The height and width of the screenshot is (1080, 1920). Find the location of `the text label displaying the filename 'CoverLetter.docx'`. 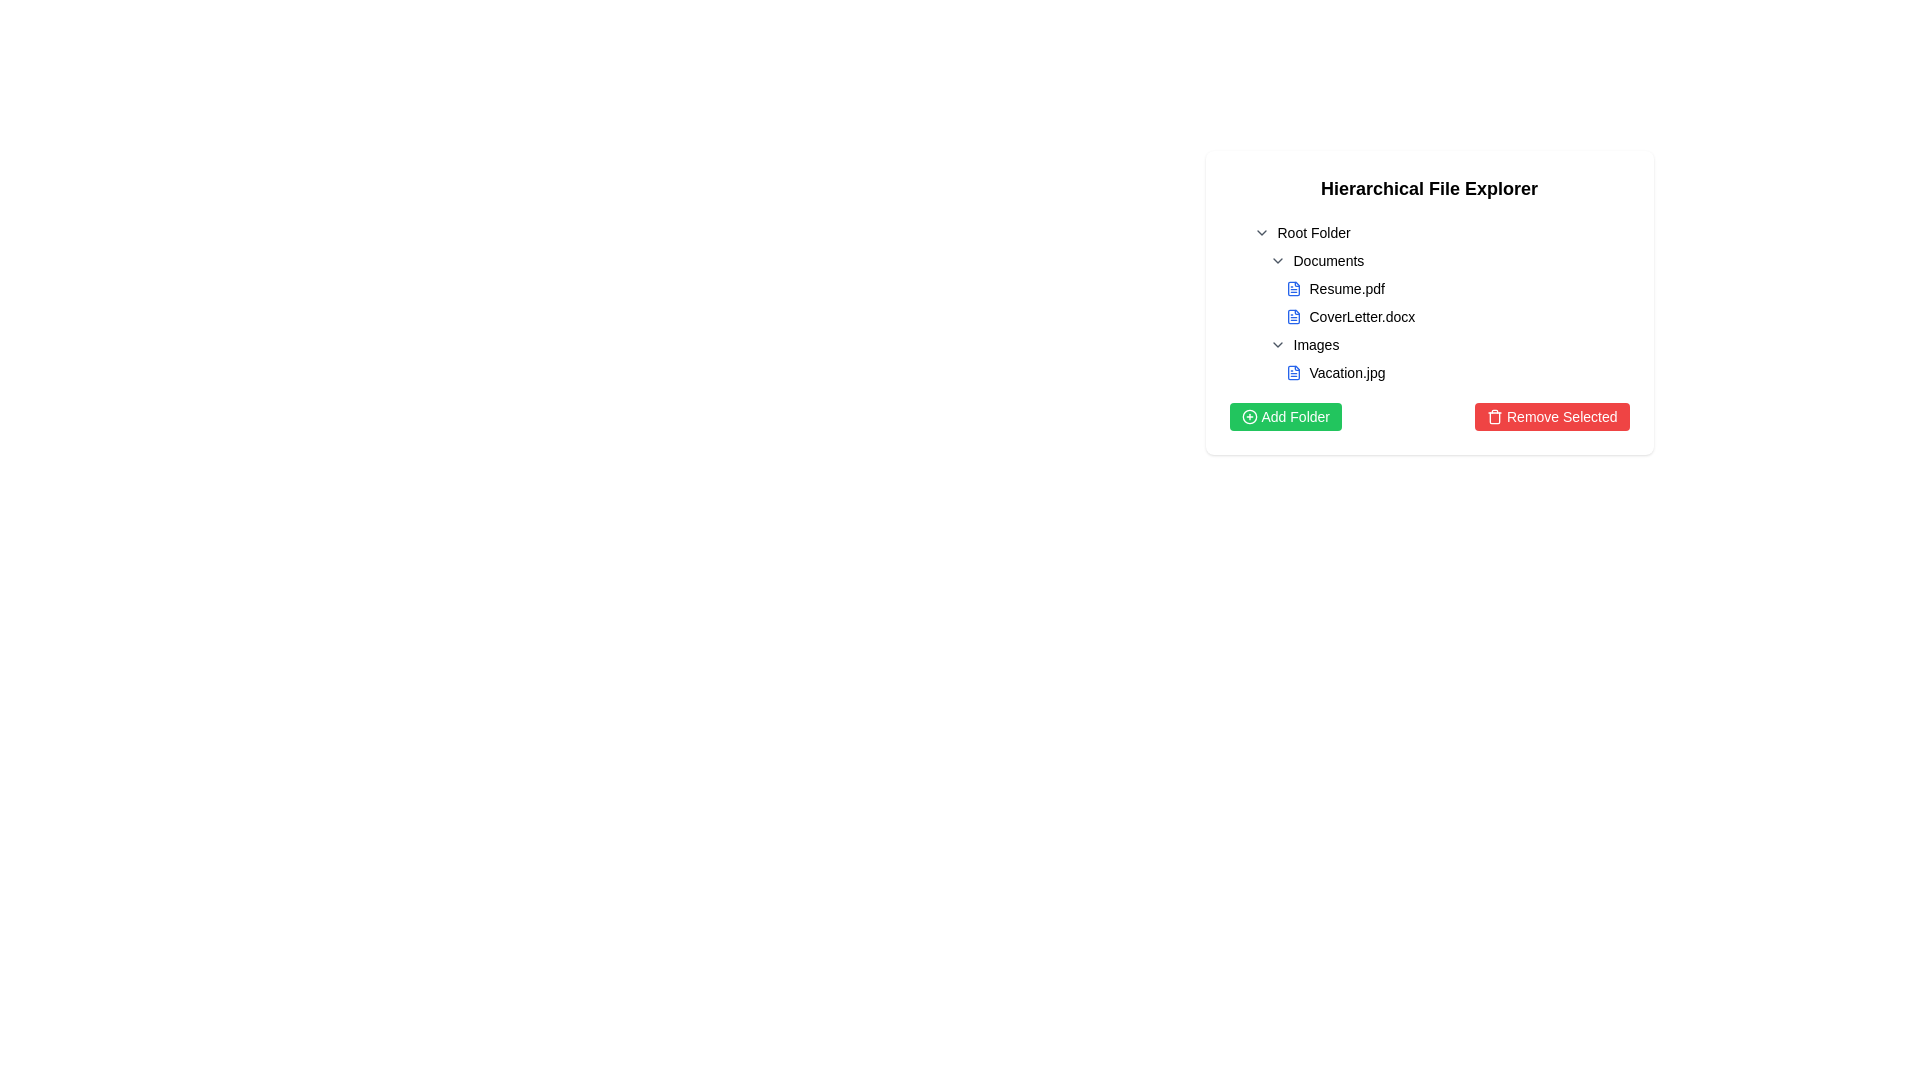

the text label displaying the filename 'CoverLetter.docx' is located at coordinates (1361, 315).